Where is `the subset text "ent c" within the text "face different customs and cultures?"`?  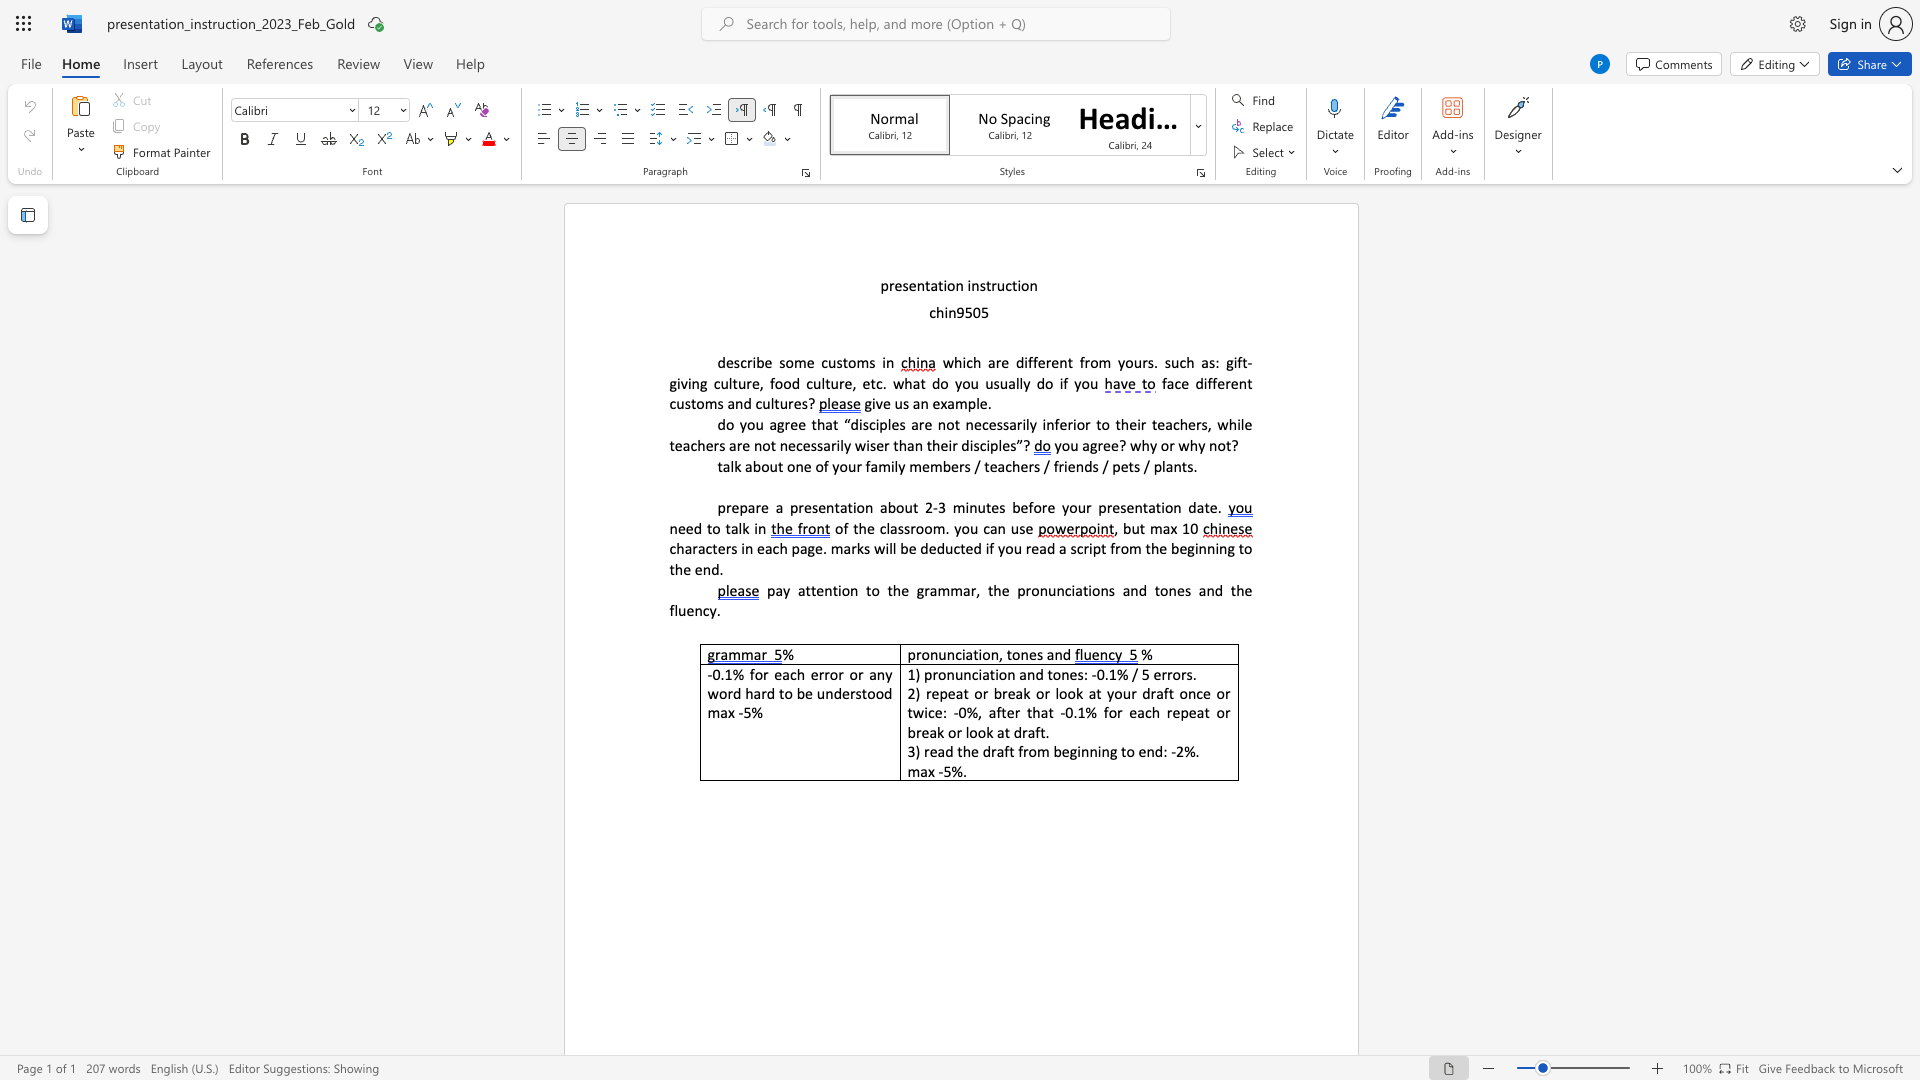 the subset text "ent c" within the text "face different customs and cultures?" is located at coordinates (1229, 383).